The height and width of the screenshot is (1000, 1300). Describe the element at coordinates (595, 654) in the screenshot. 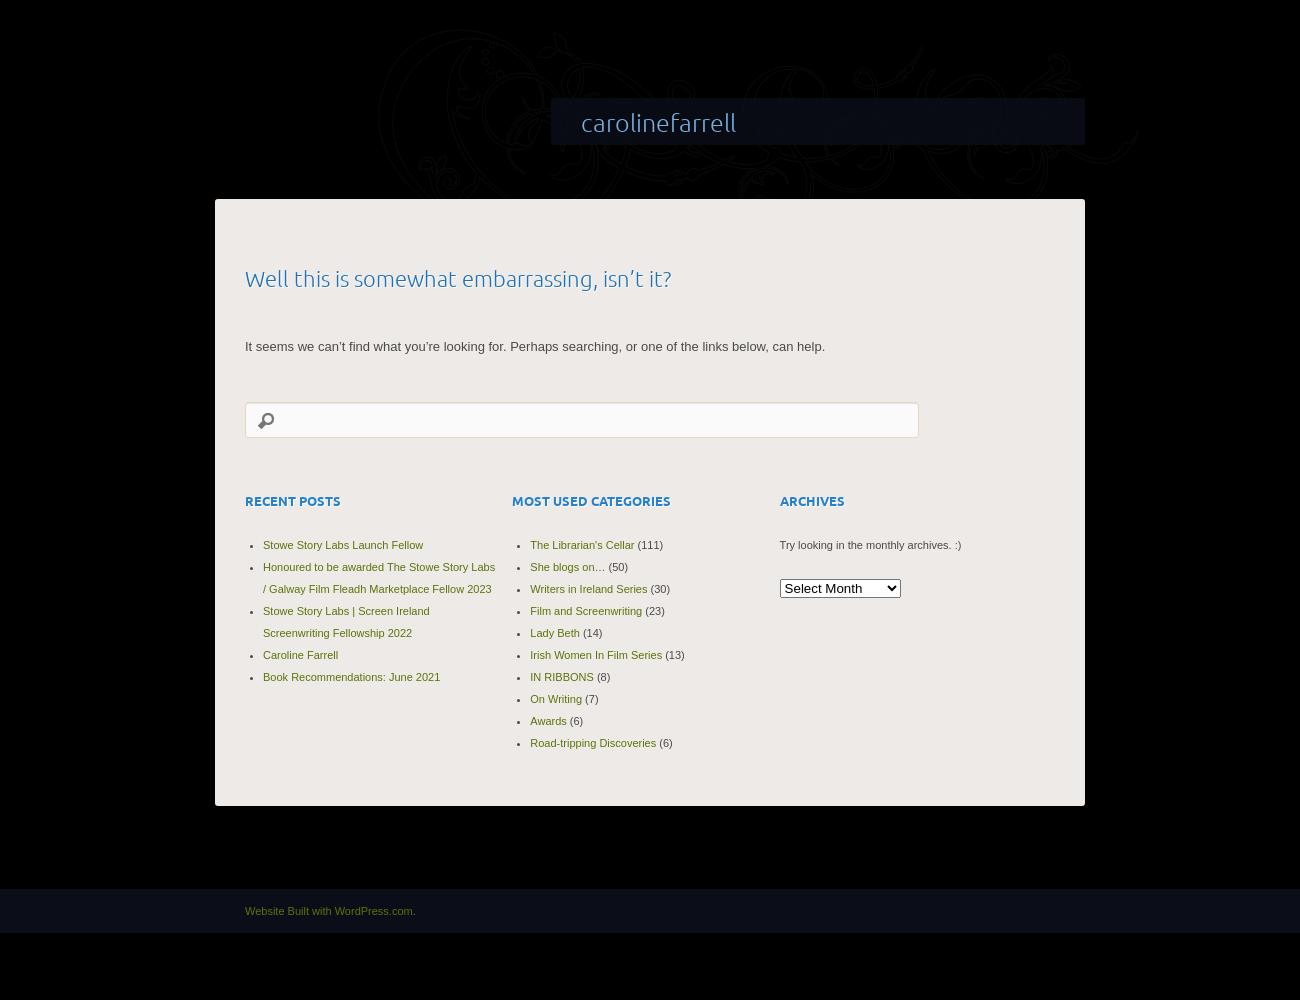

I see `'Irish Women In Film Series'` at that location.